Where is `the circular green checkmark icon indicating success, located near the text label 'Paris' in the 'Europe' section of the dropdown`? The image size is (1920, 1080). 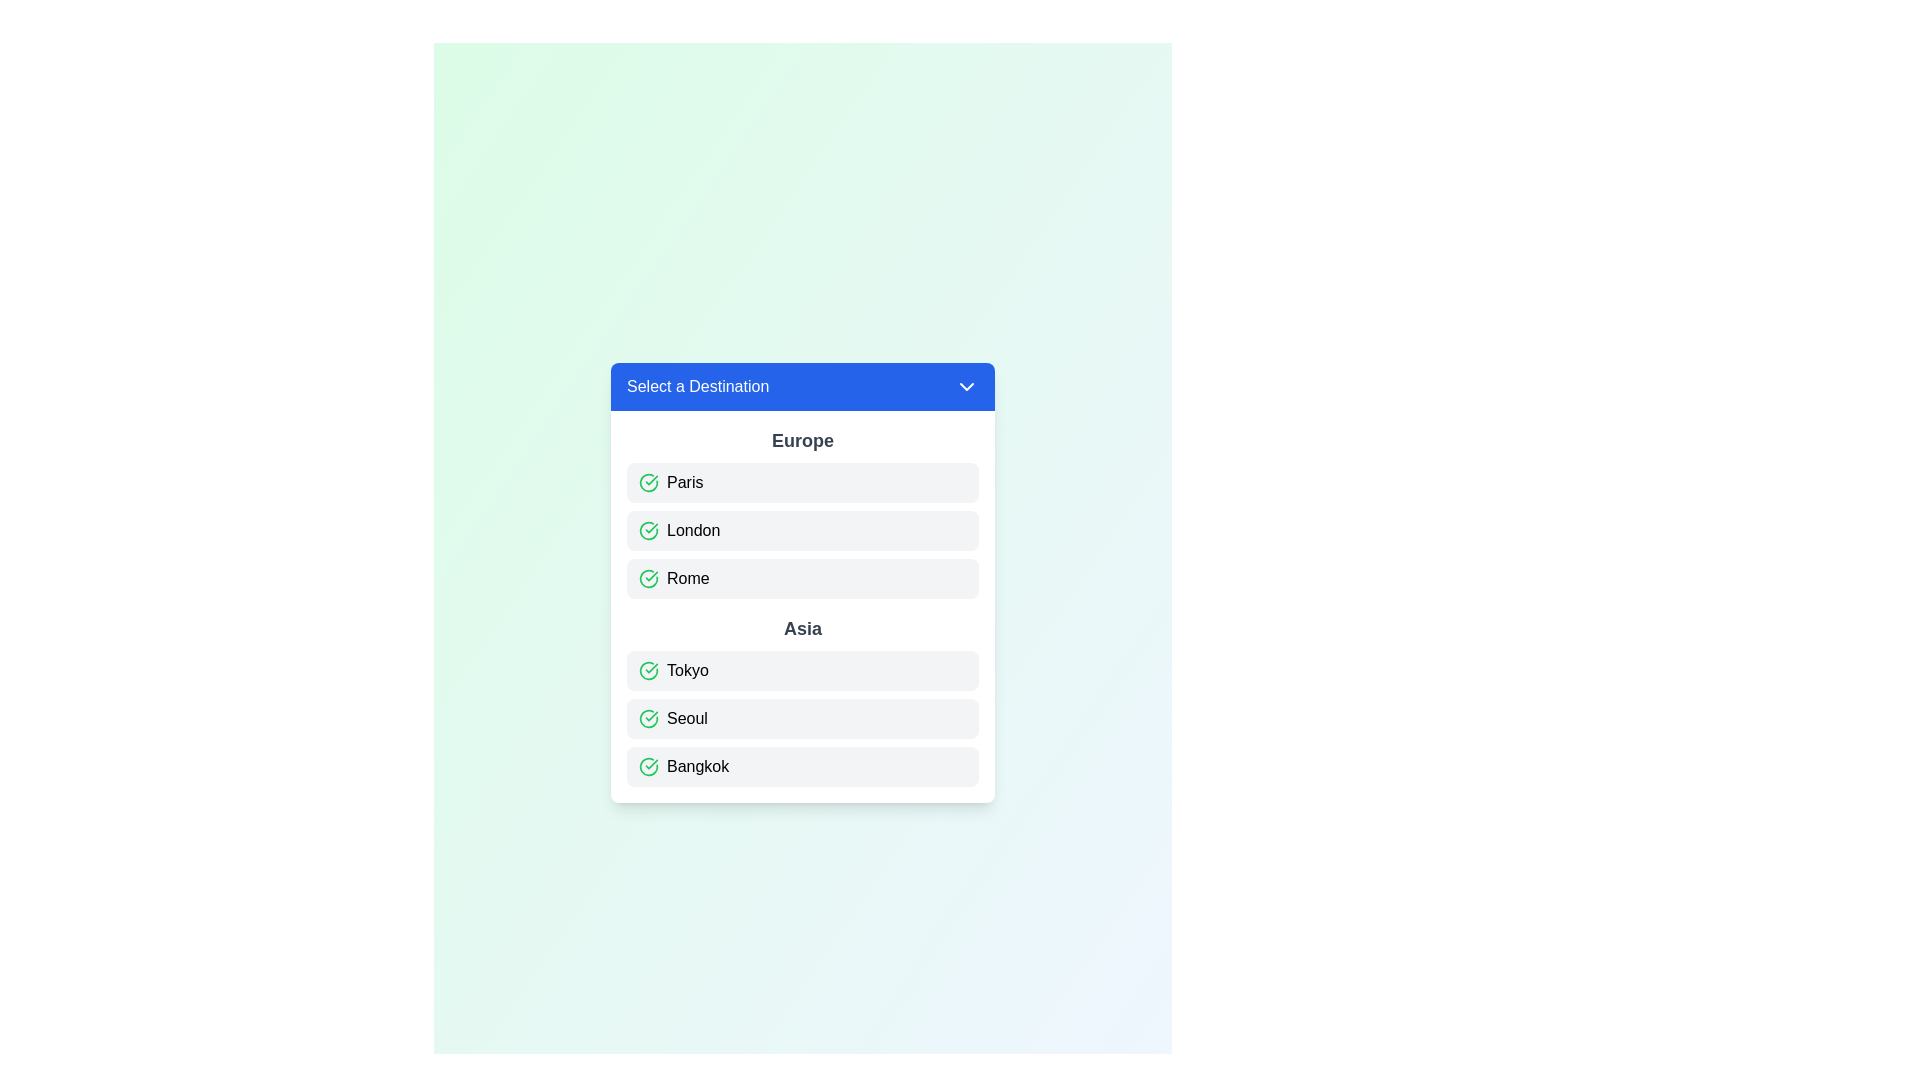
the circular green checkmark icon indicating success, located near the text label 'Paris' in the 'Europe' section of the dropdown is located at coordinates (648, 482).